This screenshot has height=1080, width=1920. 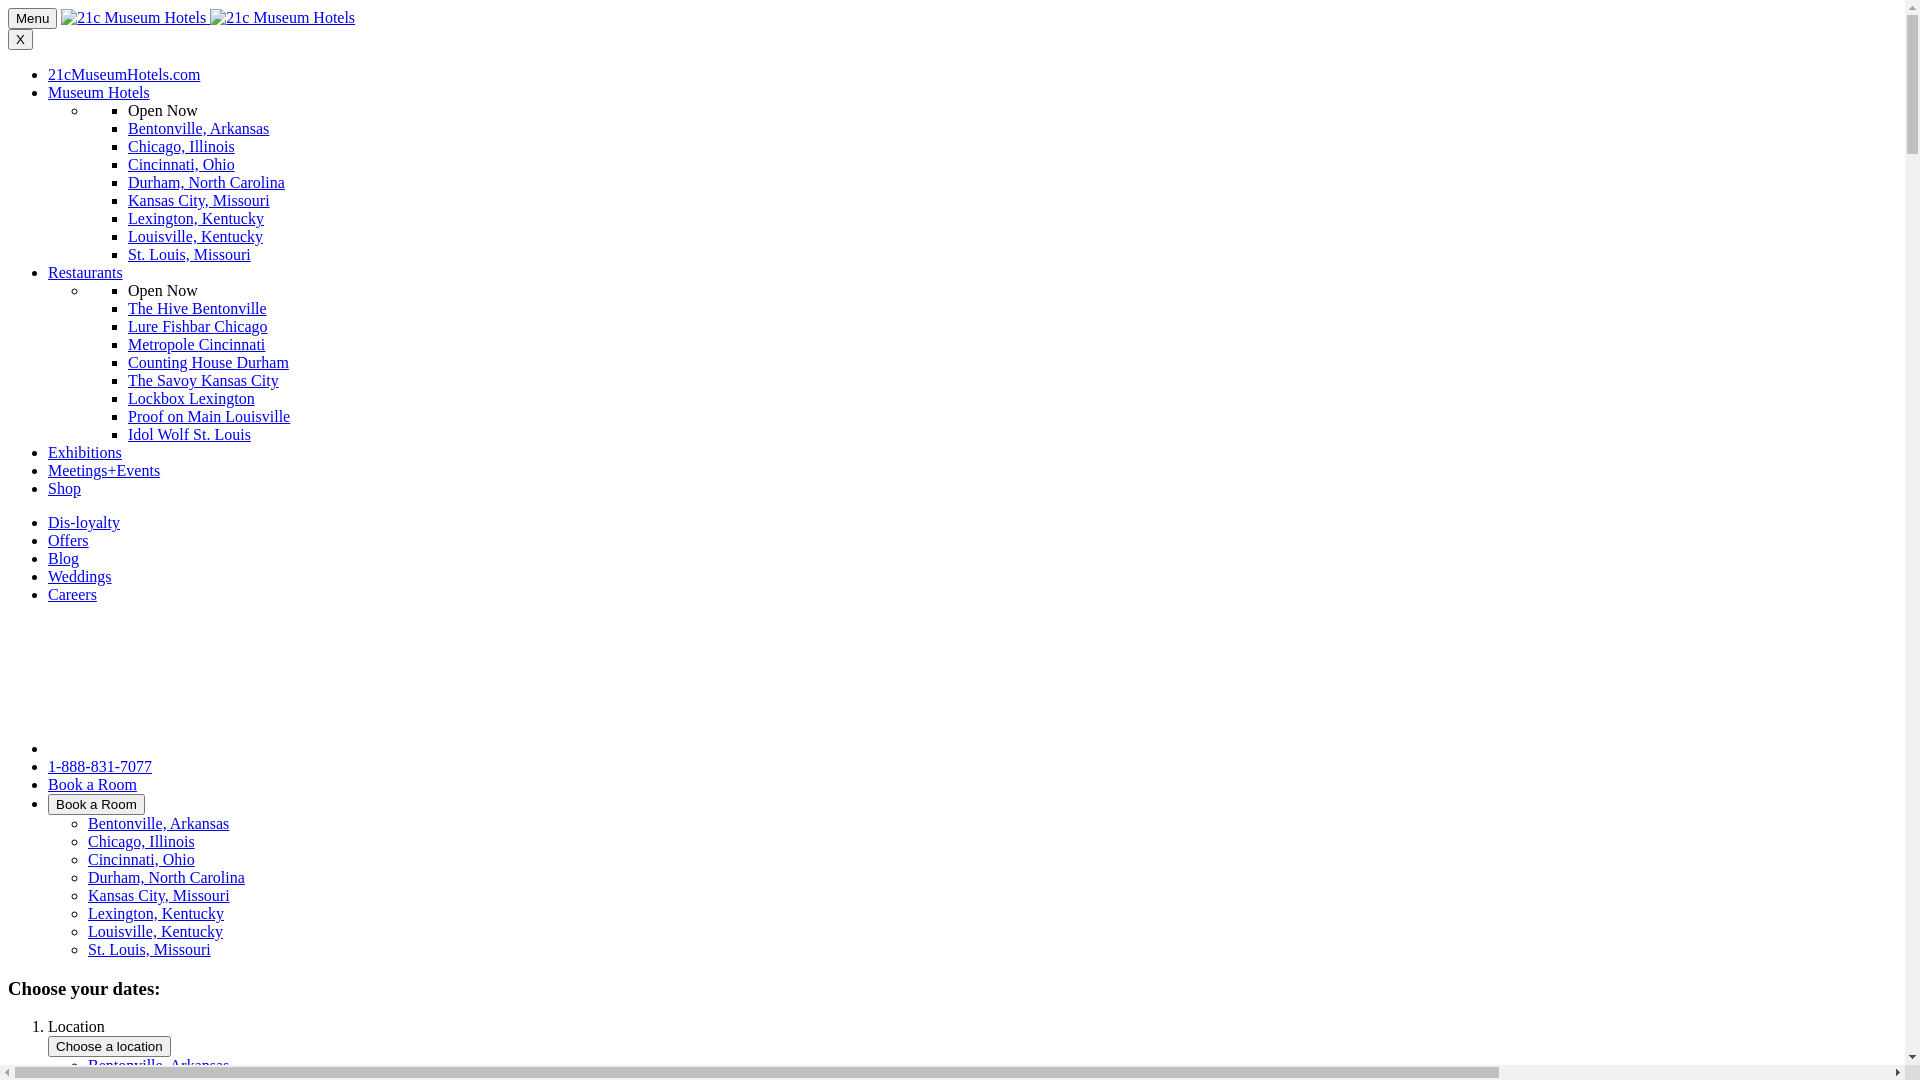 I want to click on 'The Hive Bentonville', so click(x=197, y=308).